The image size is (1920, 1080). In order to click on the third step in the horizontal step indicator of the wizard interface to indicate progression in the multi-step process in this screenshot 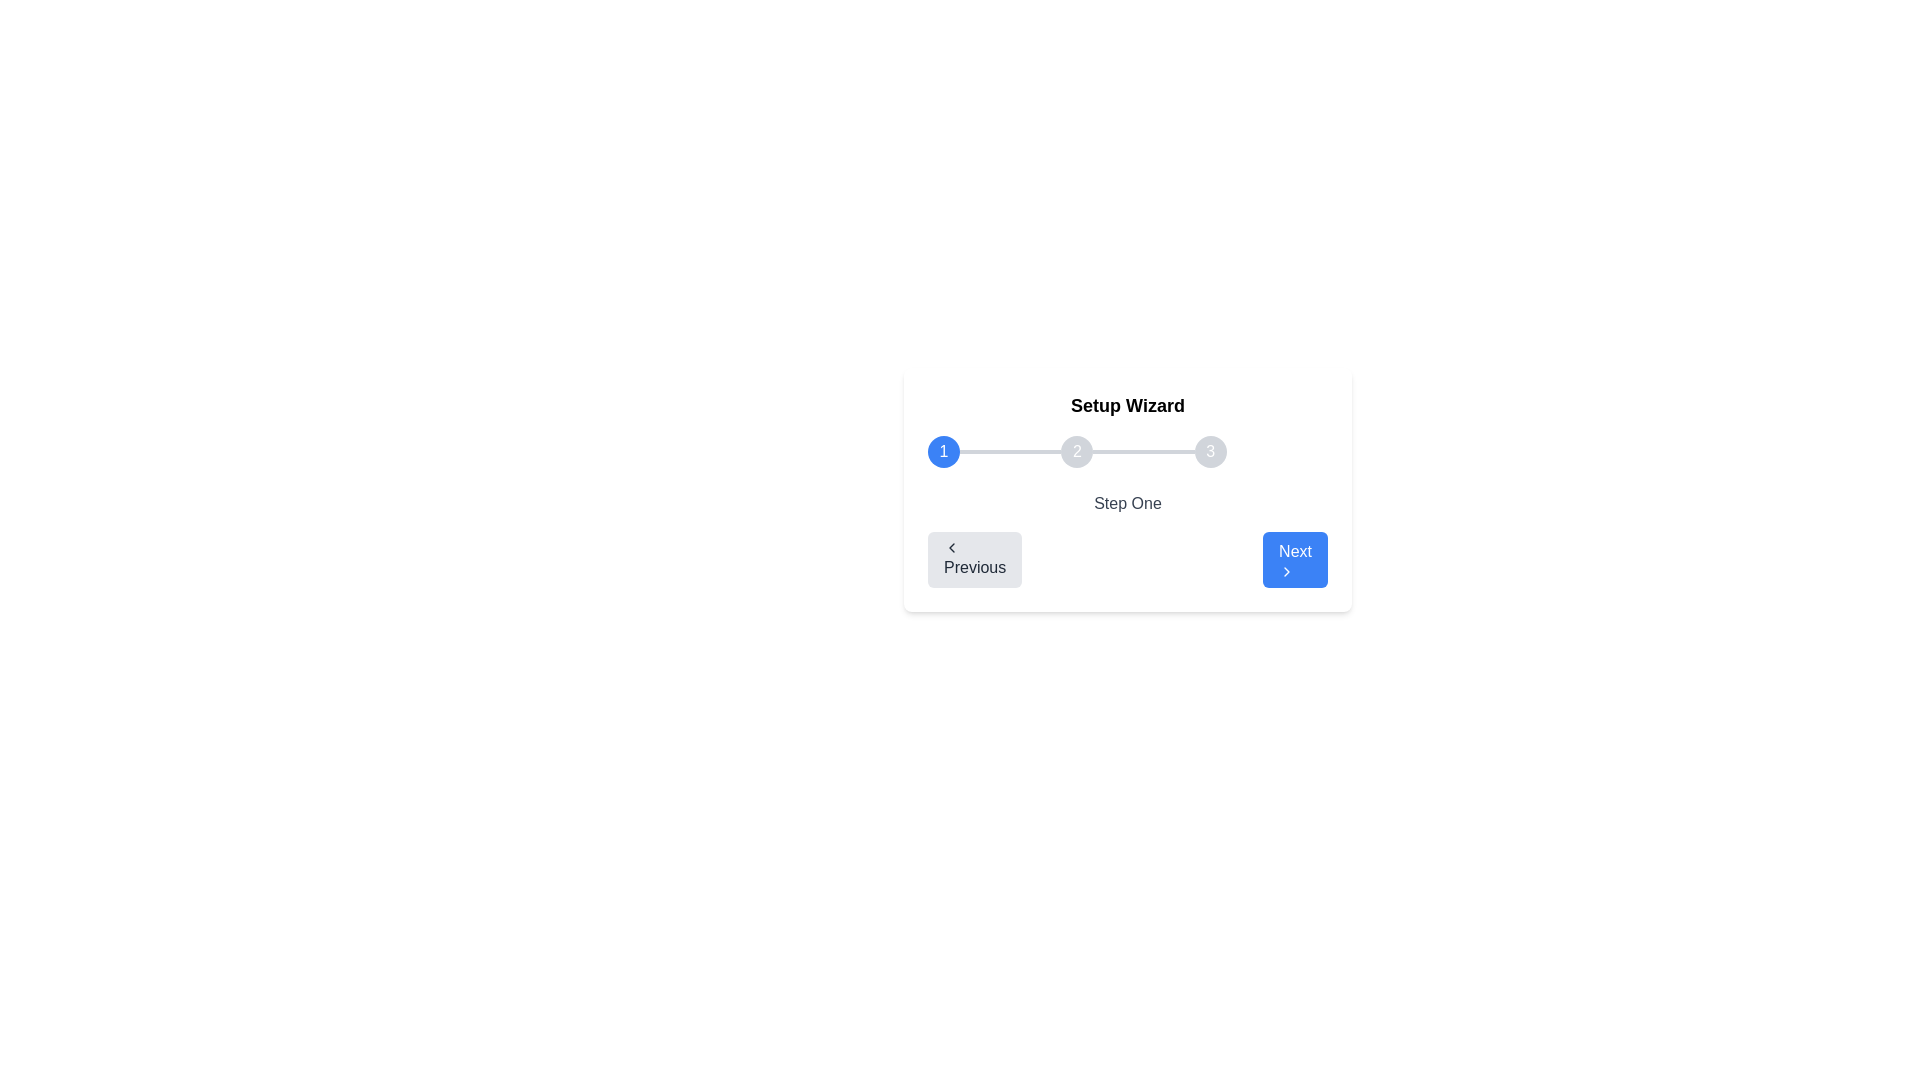, I will do `click(1209, 451)`.